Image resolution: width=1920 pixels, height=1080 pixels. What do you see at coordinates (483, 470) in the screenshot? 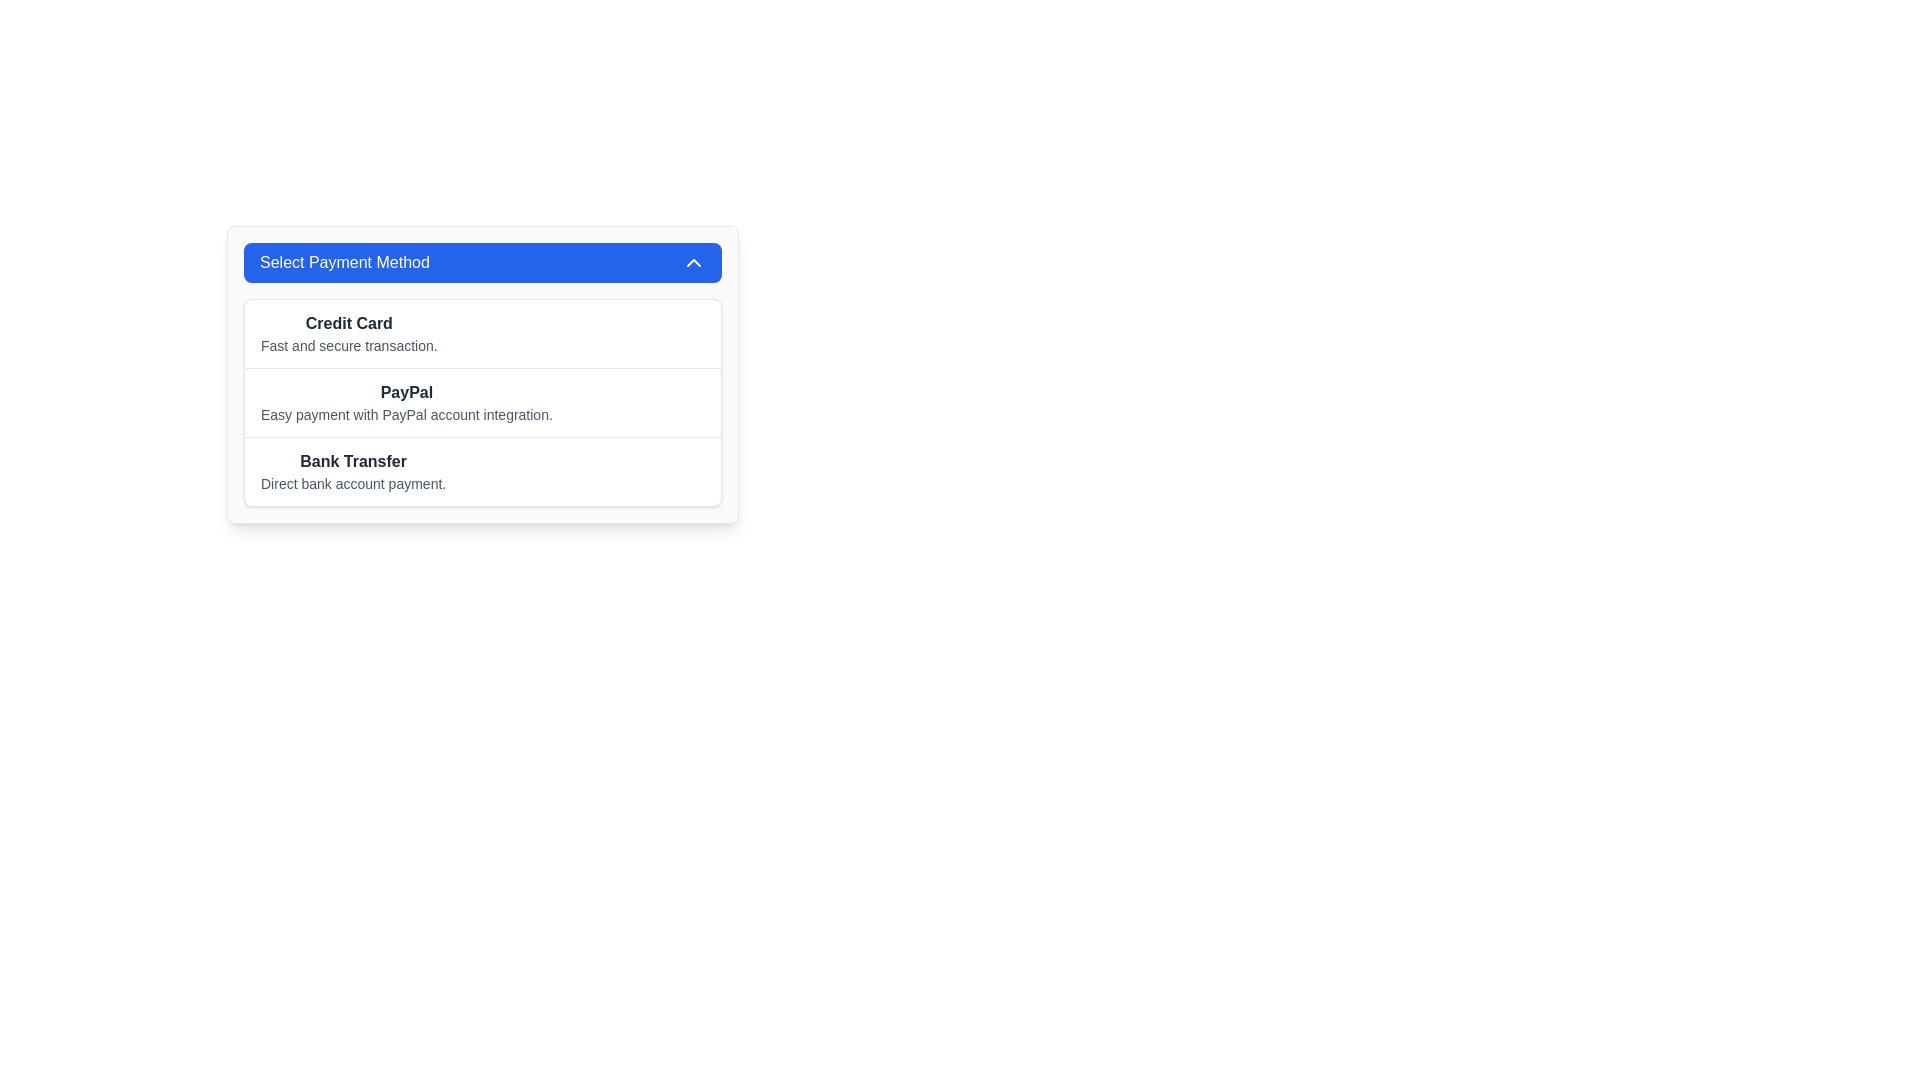
I see `the 'Bank Transfer' list item, which is the third option under 'Select Payment Method'` at bounding box center [483, 470].